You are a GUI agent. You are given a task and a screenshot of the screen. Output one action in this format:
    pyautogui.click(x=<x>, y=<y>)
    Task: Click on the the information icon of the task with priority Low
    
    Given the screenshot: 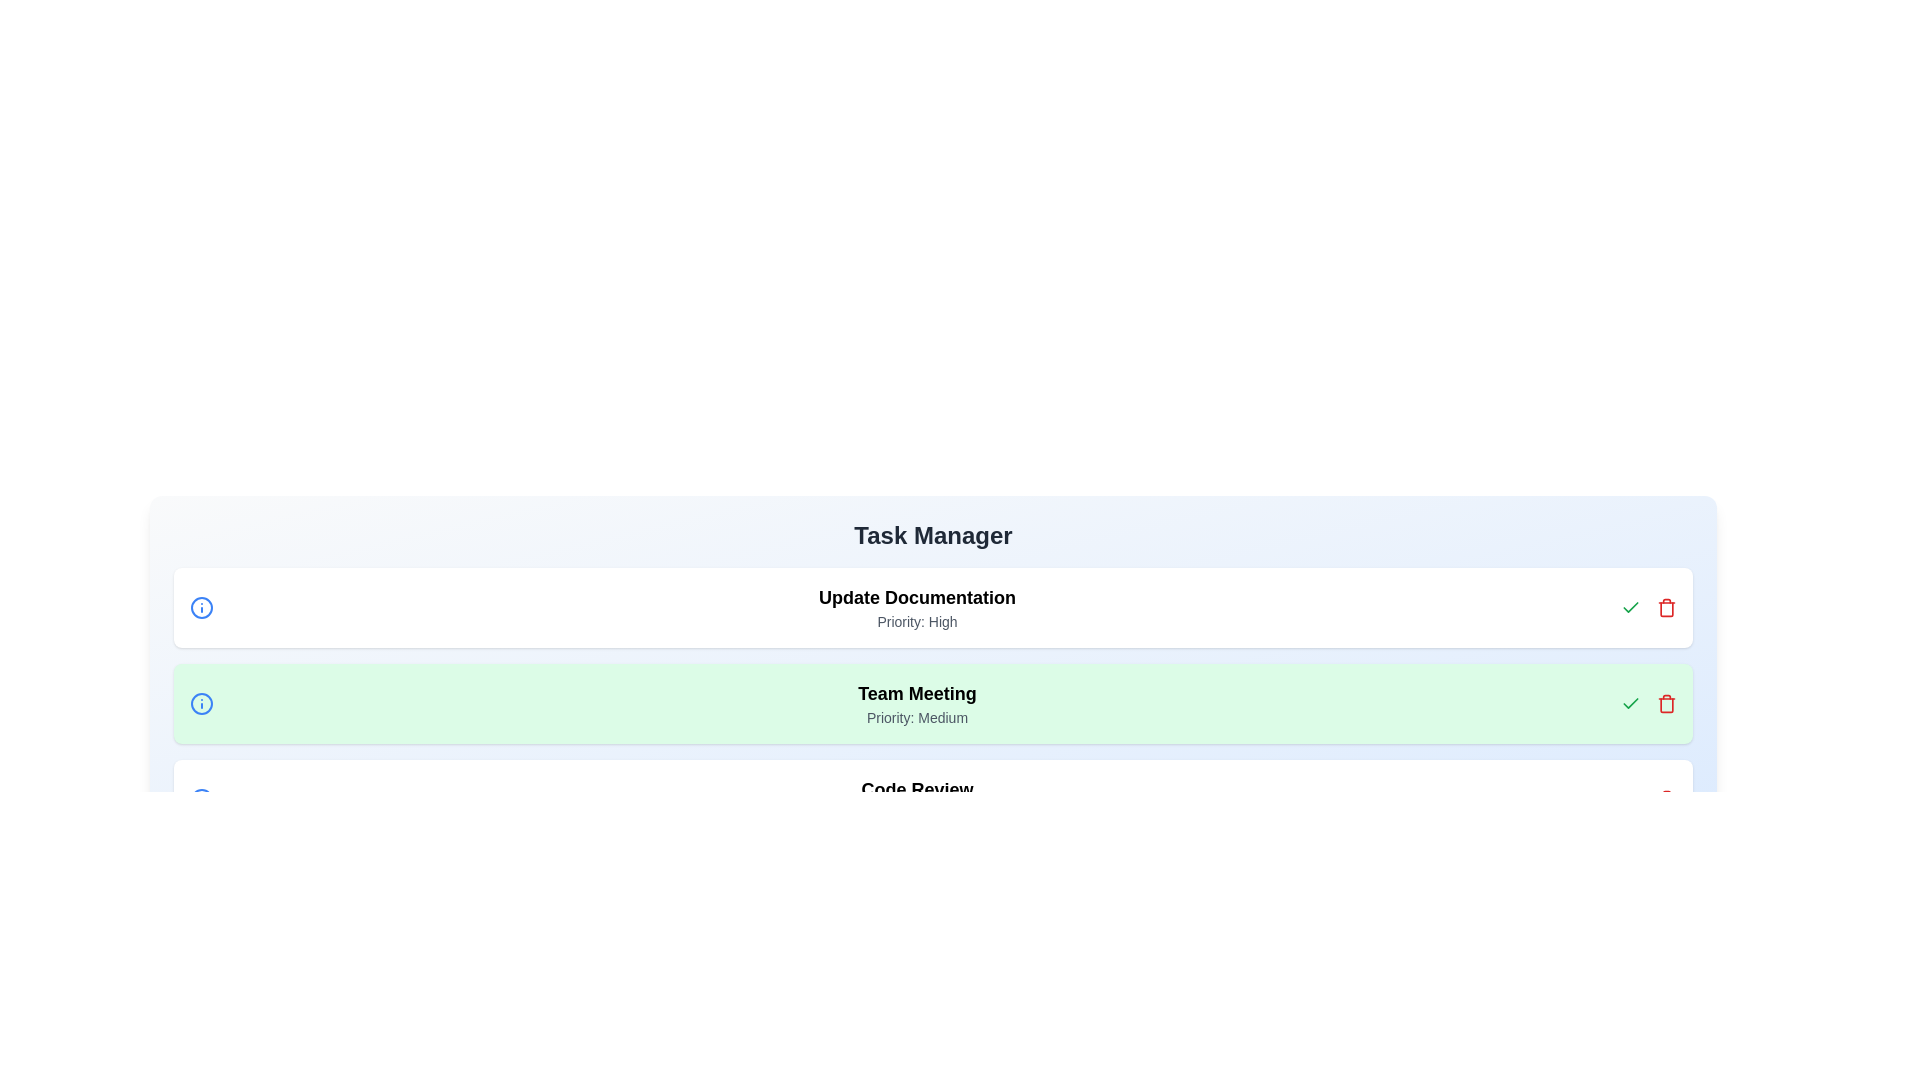 What is the action you would take?
    pyautogui.click(x=201, y=798)
    